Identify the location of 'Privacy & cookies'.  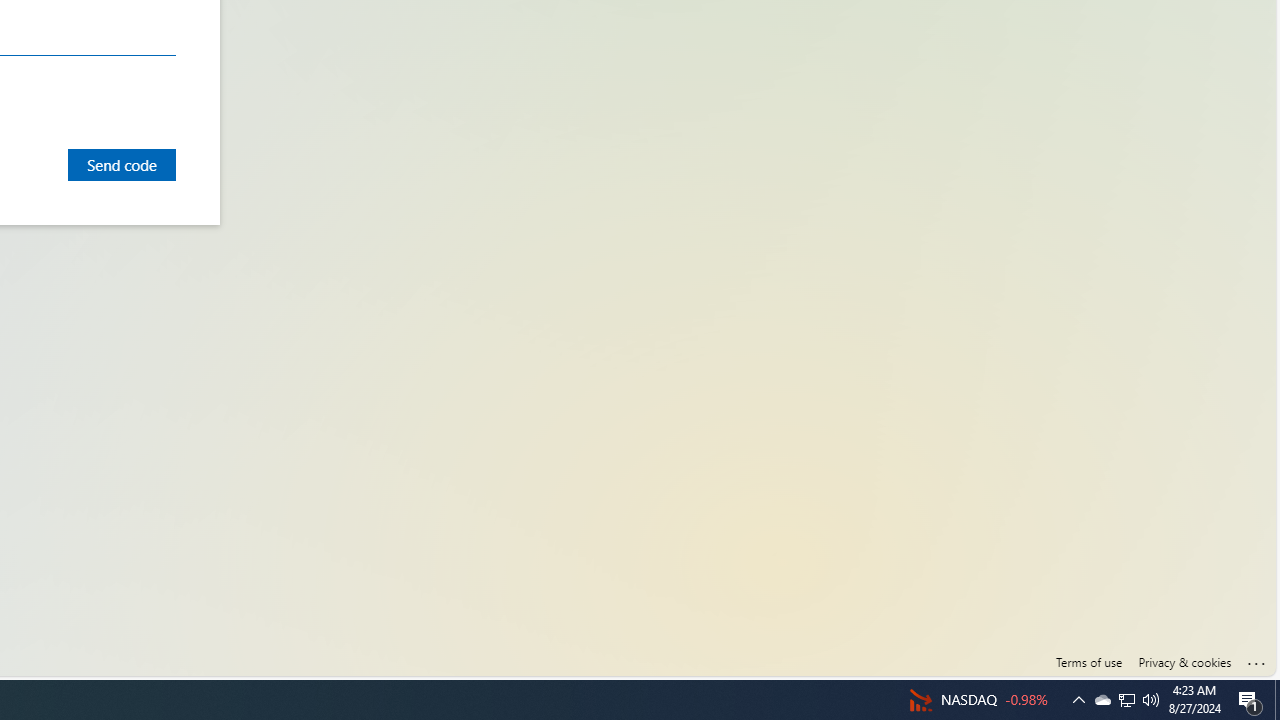
(1184, 662).